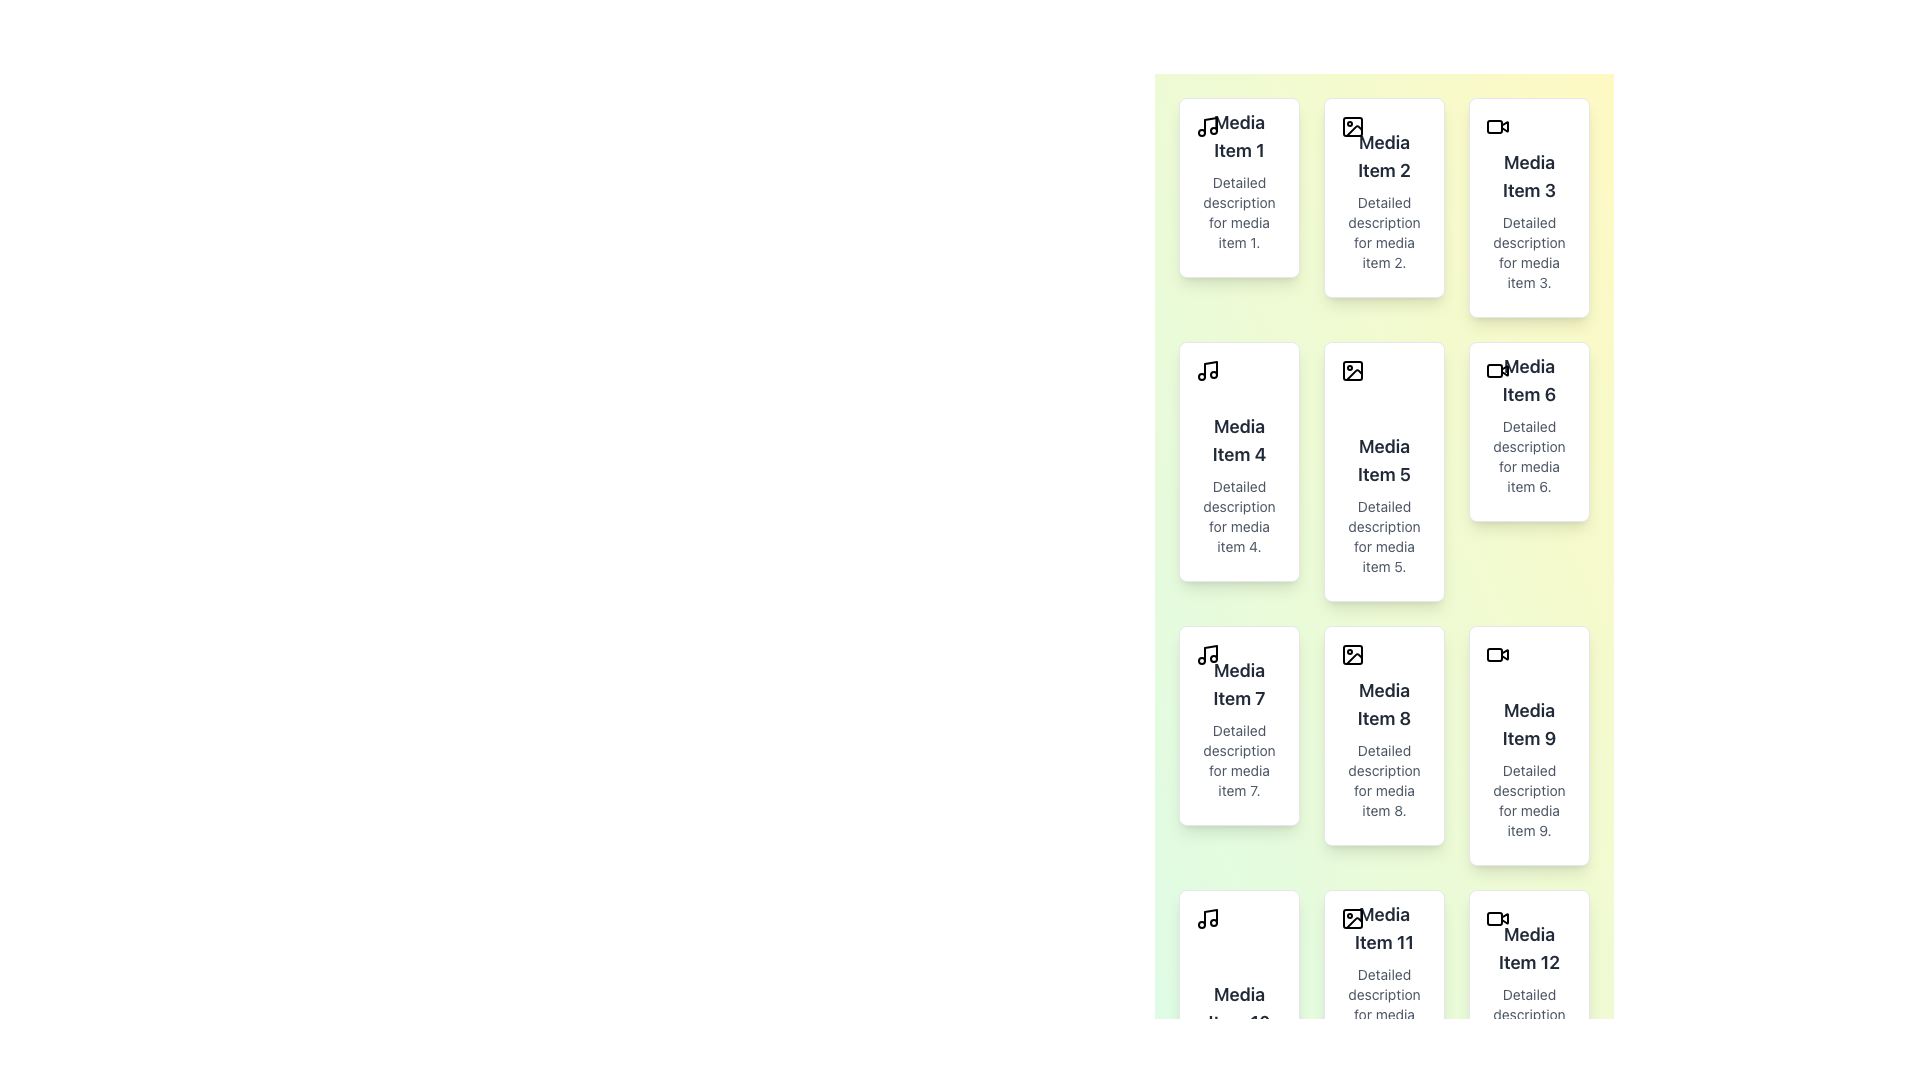  What do you see at coordinates (1505, 126) in the screenshot?
I see `the play icon for 'Media Item 3' located in the first row and third column of the media grid` at bounding box center [1505, 126].